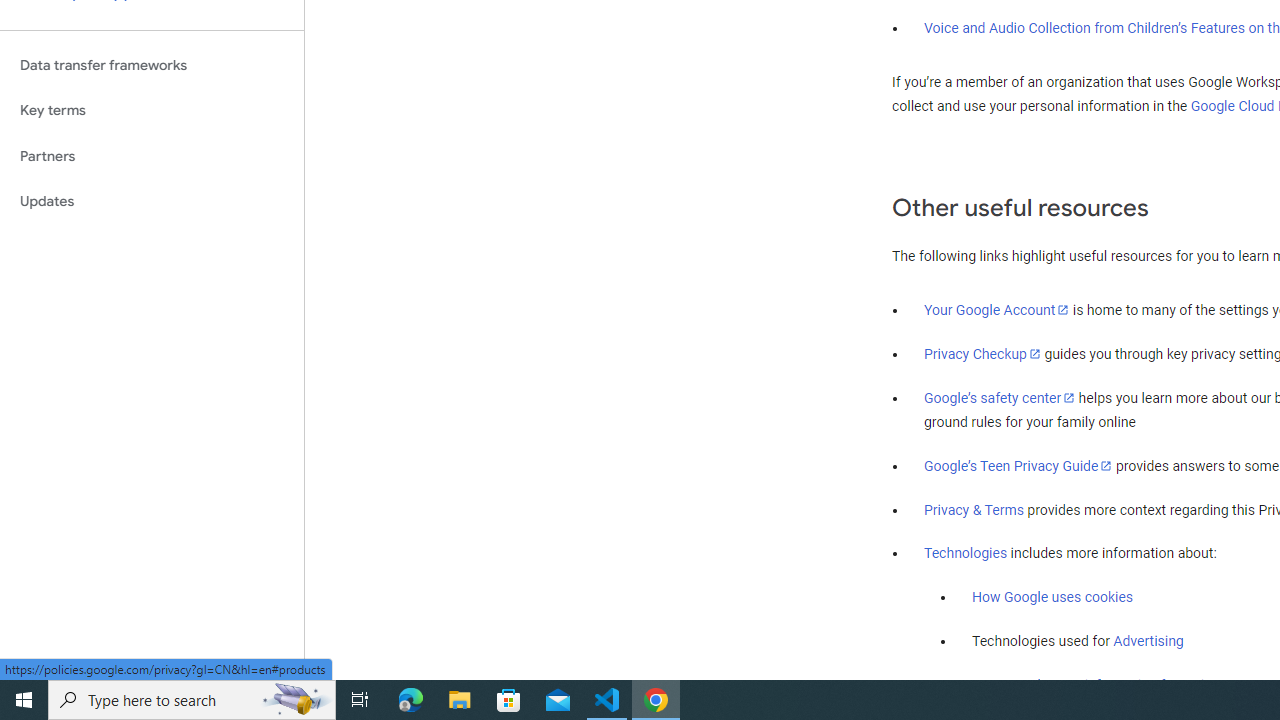  I want to click on 'Key terms', so click(151, 110).